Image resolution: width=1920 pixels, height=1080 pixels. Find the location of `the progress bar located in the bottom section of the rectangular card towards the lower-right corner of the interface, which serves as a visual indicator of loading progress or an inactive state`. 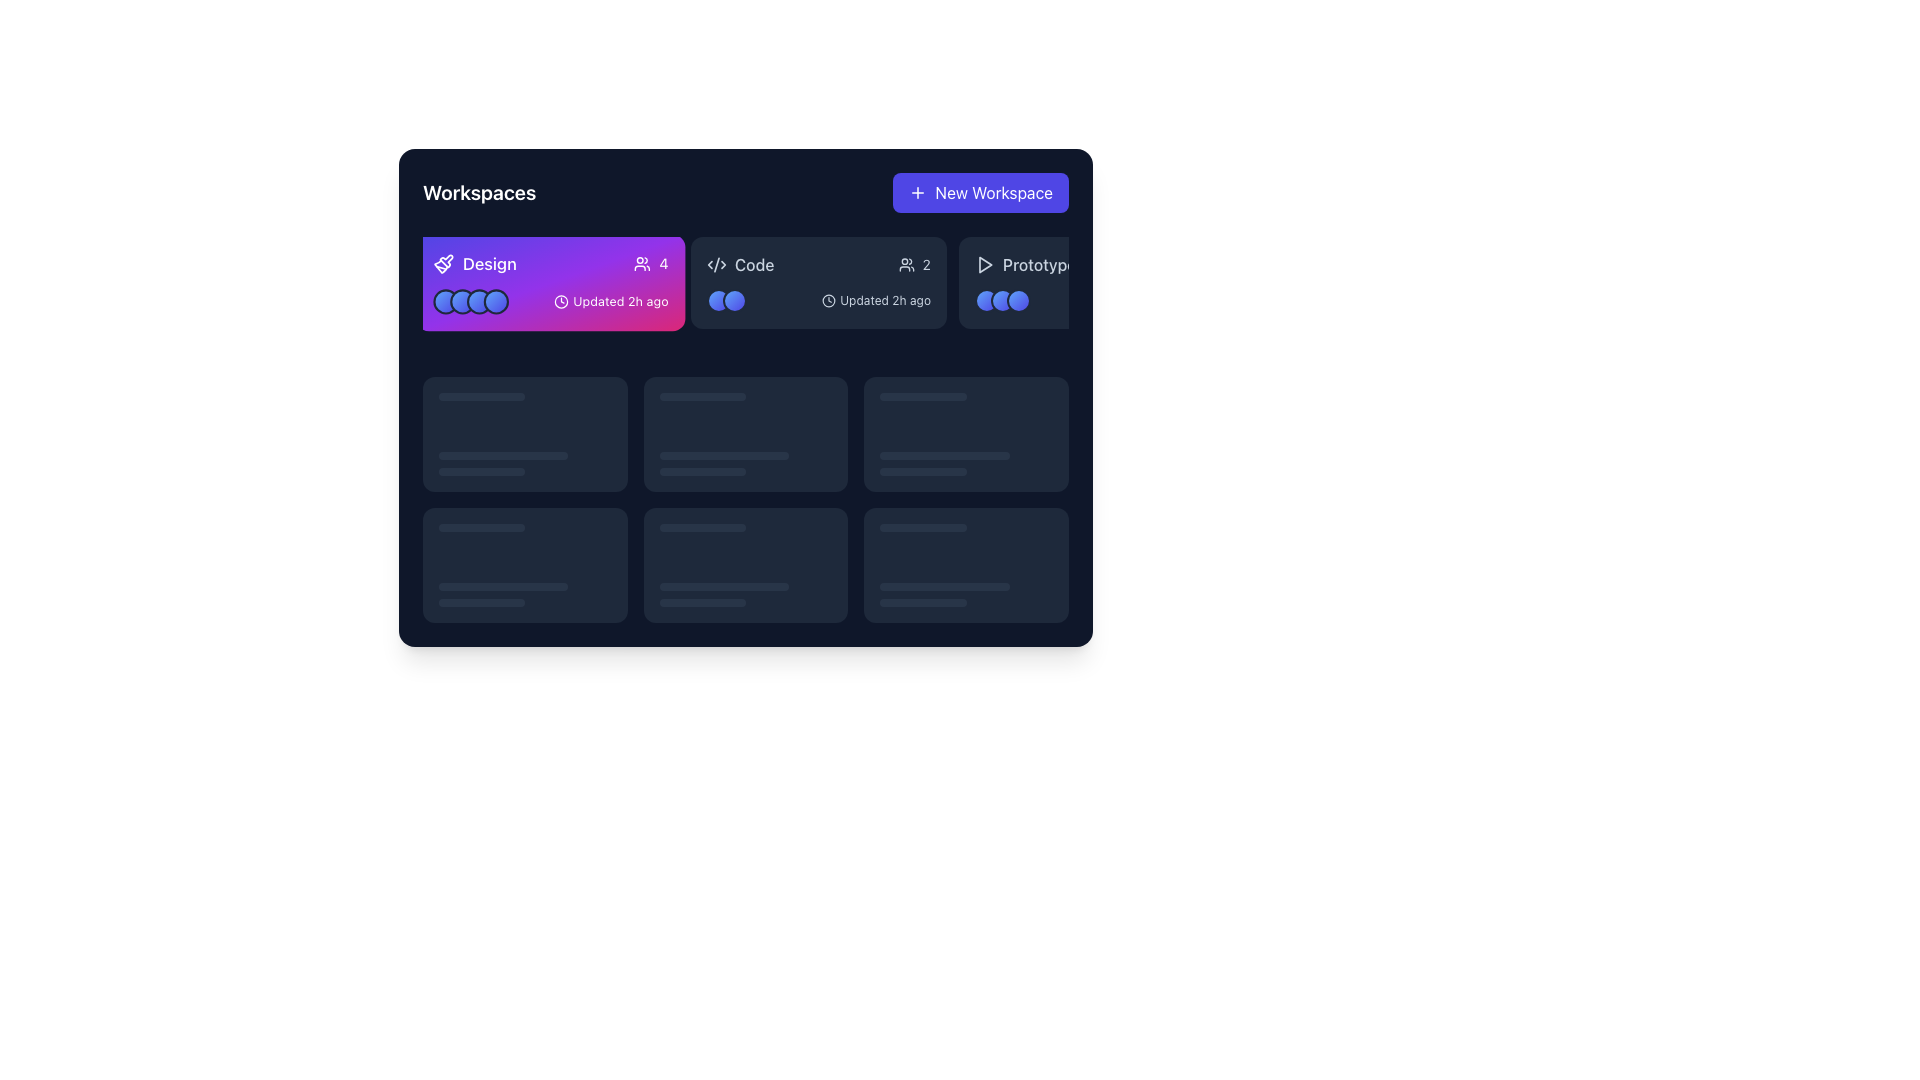

the progress bar located in the bottom section of the rectangular card towards the lower-right corner of the interface, which serves as a visual indicator of loading progress or an inactive state is located at coordinates (922, 602).